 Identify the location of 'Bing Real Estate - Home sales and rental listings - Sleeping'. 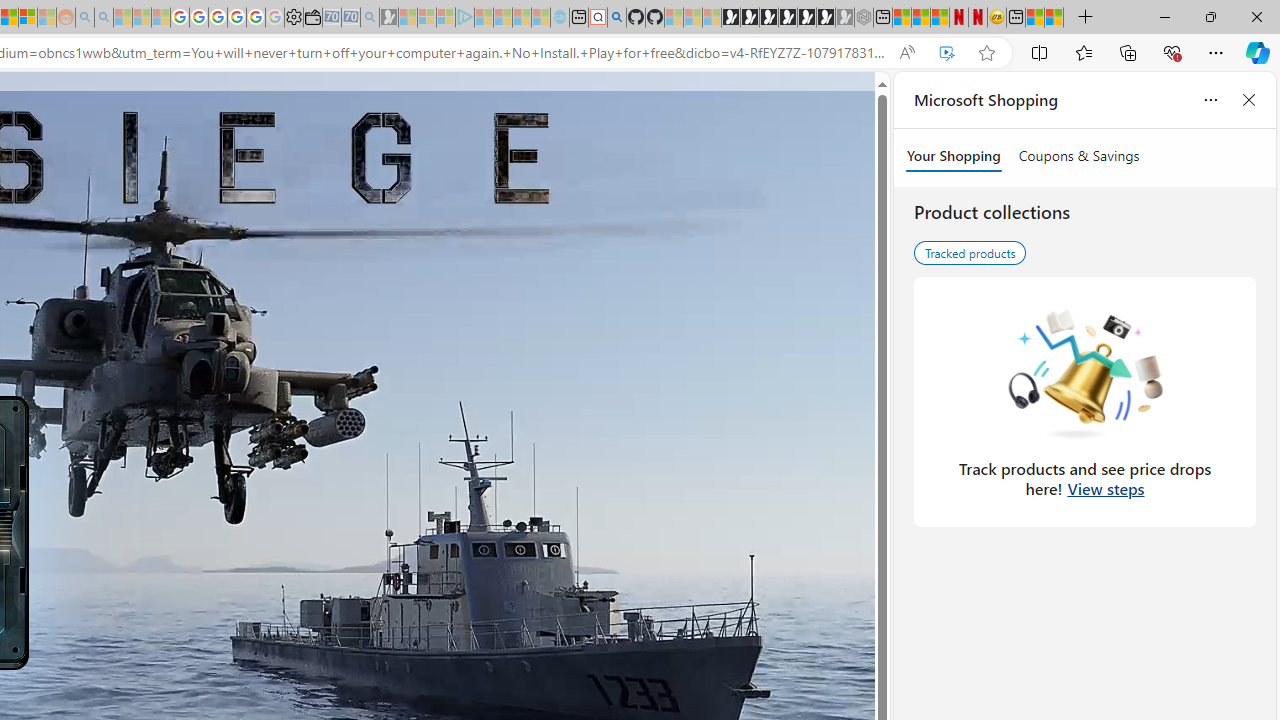
(369, 17).